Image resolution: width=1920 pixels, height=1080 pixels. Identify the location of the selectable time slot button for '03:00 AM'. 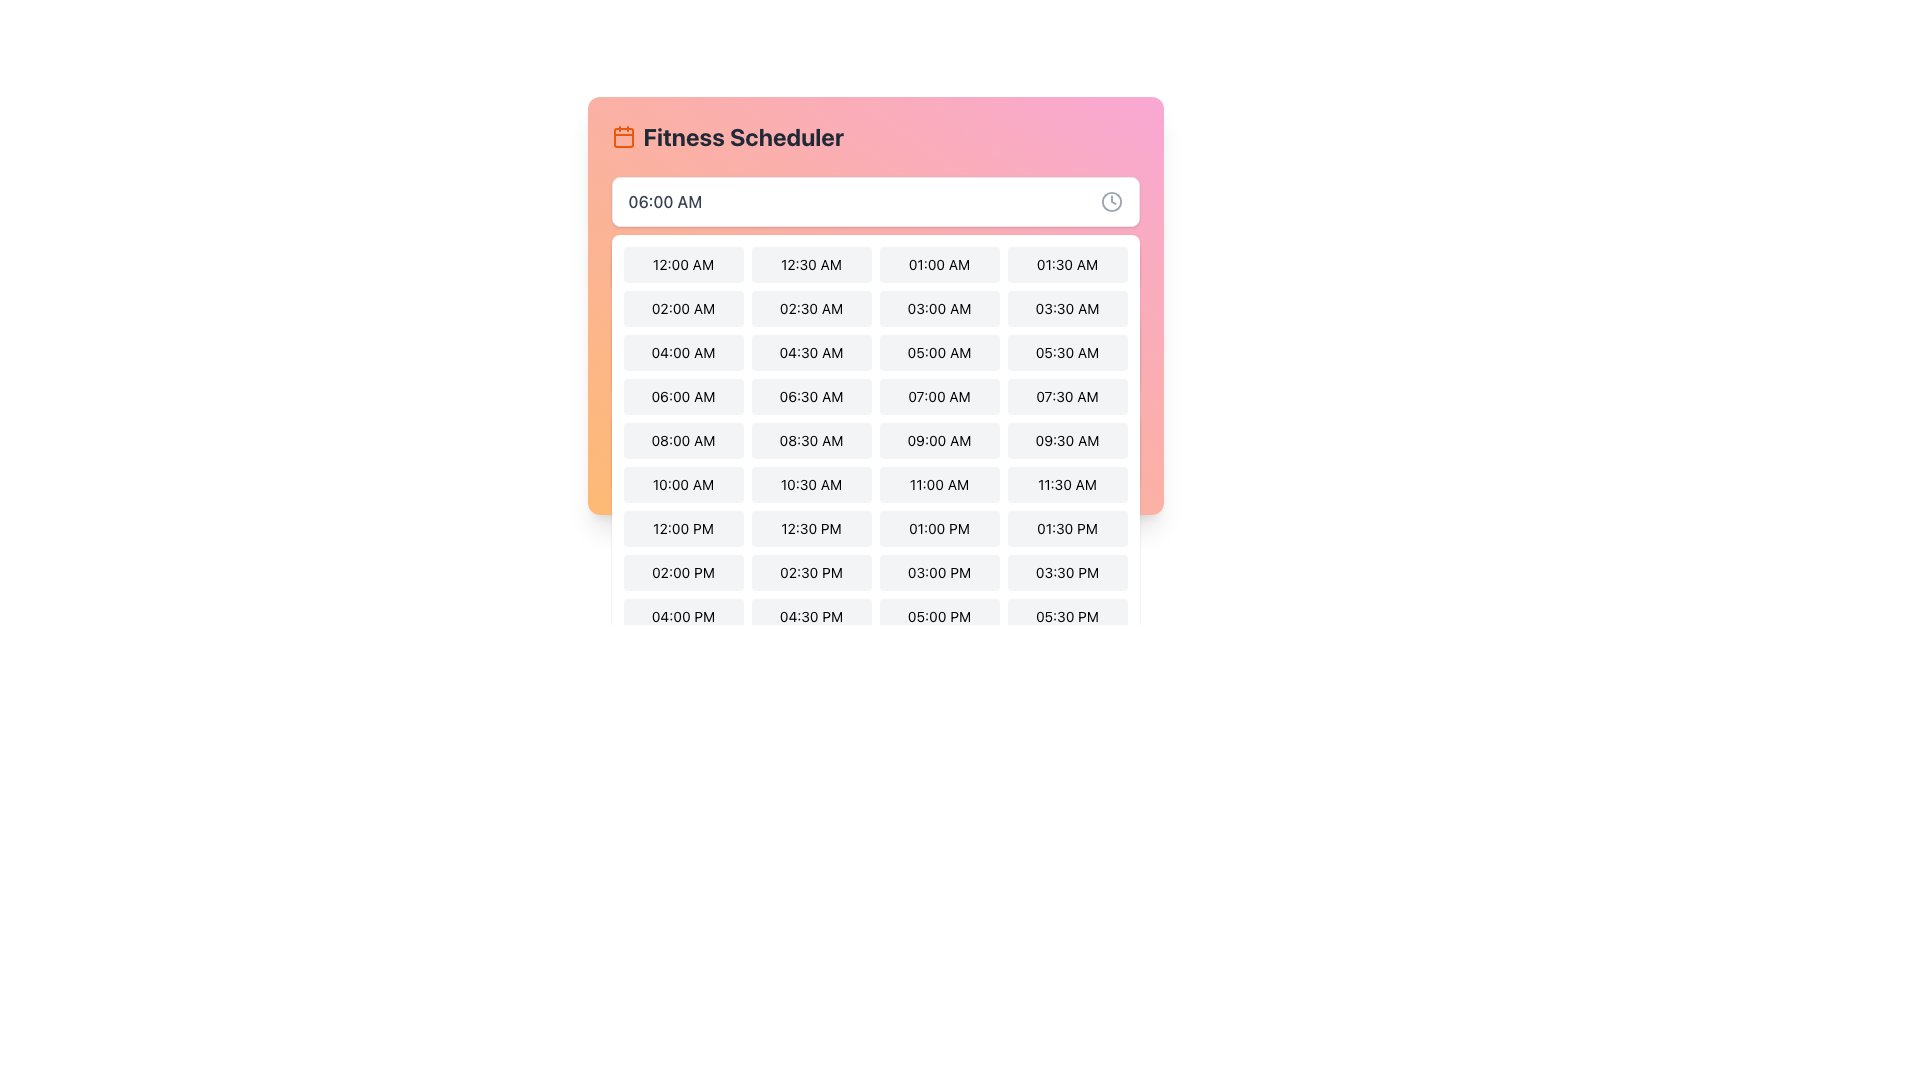
(938, 308).